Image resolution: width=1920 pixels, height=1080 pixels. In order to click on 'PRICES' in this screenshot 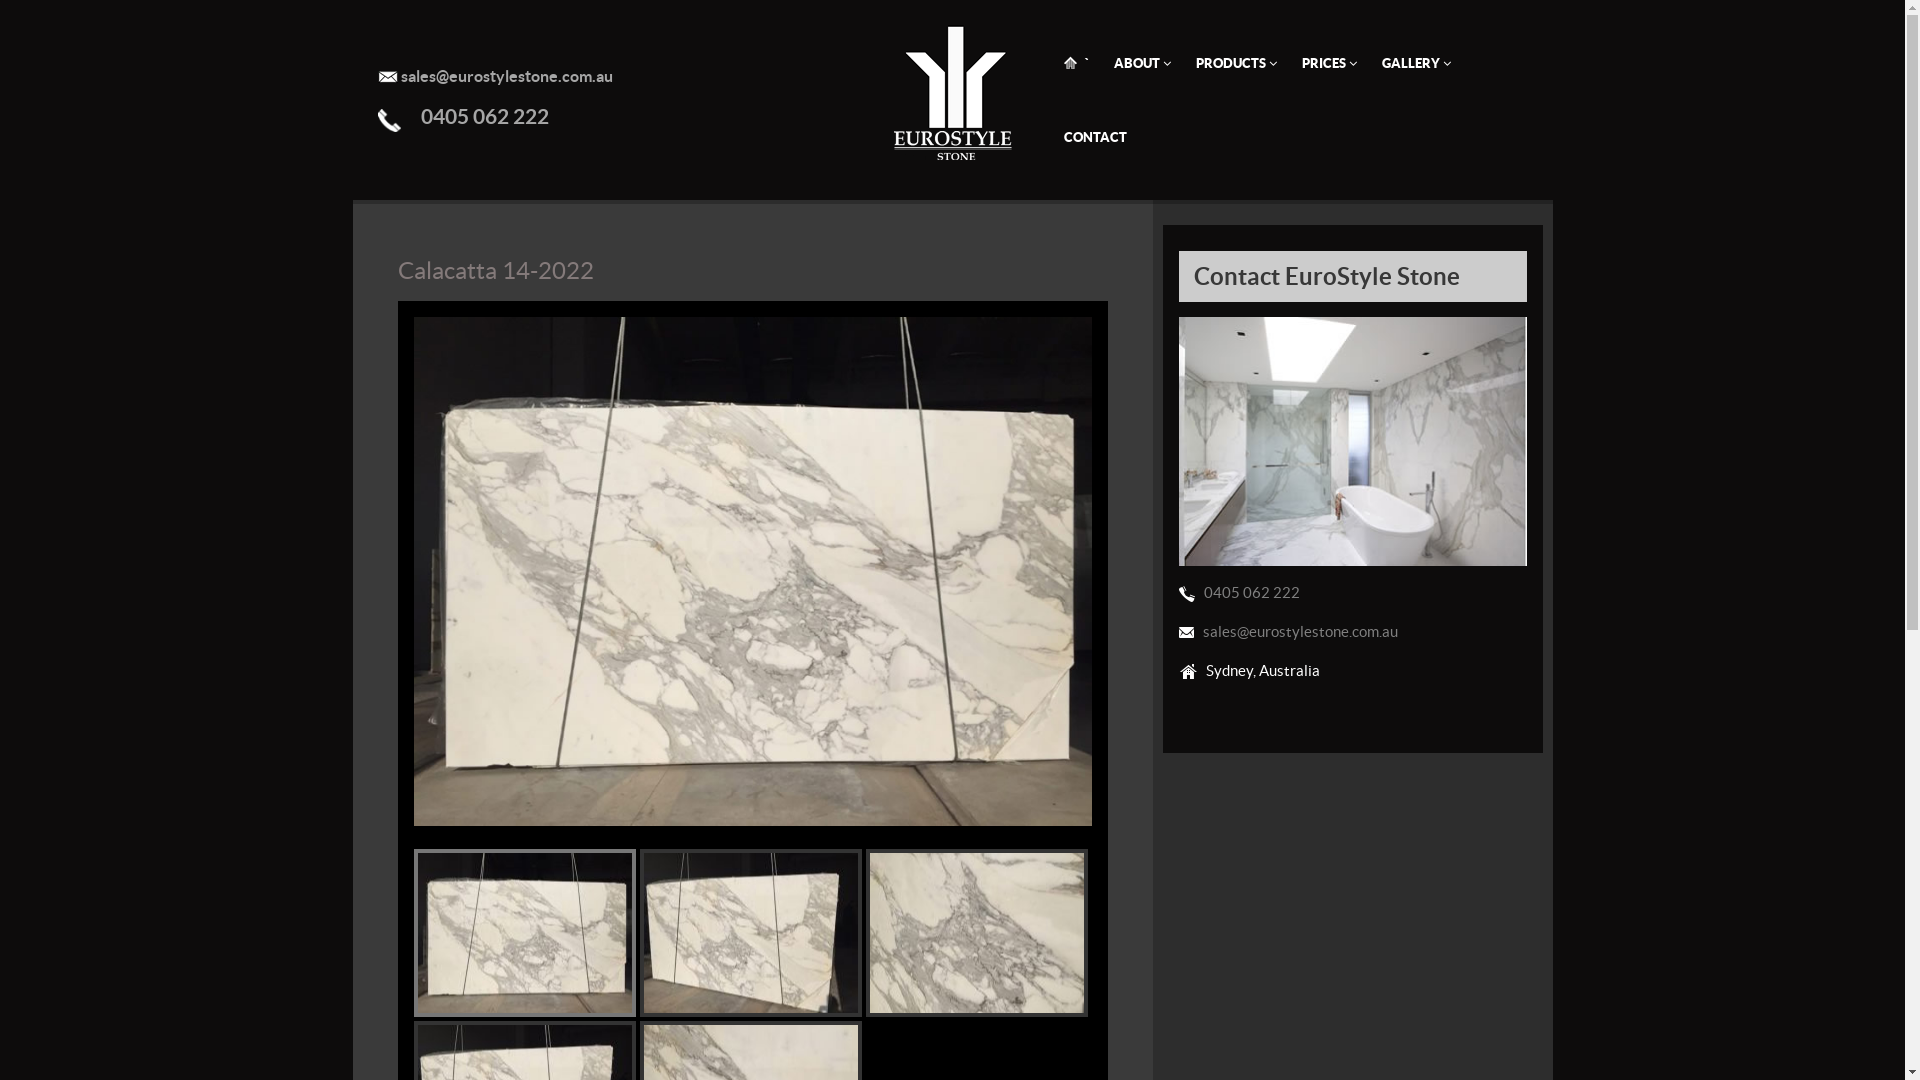, I will do `click(1329, 62)`.